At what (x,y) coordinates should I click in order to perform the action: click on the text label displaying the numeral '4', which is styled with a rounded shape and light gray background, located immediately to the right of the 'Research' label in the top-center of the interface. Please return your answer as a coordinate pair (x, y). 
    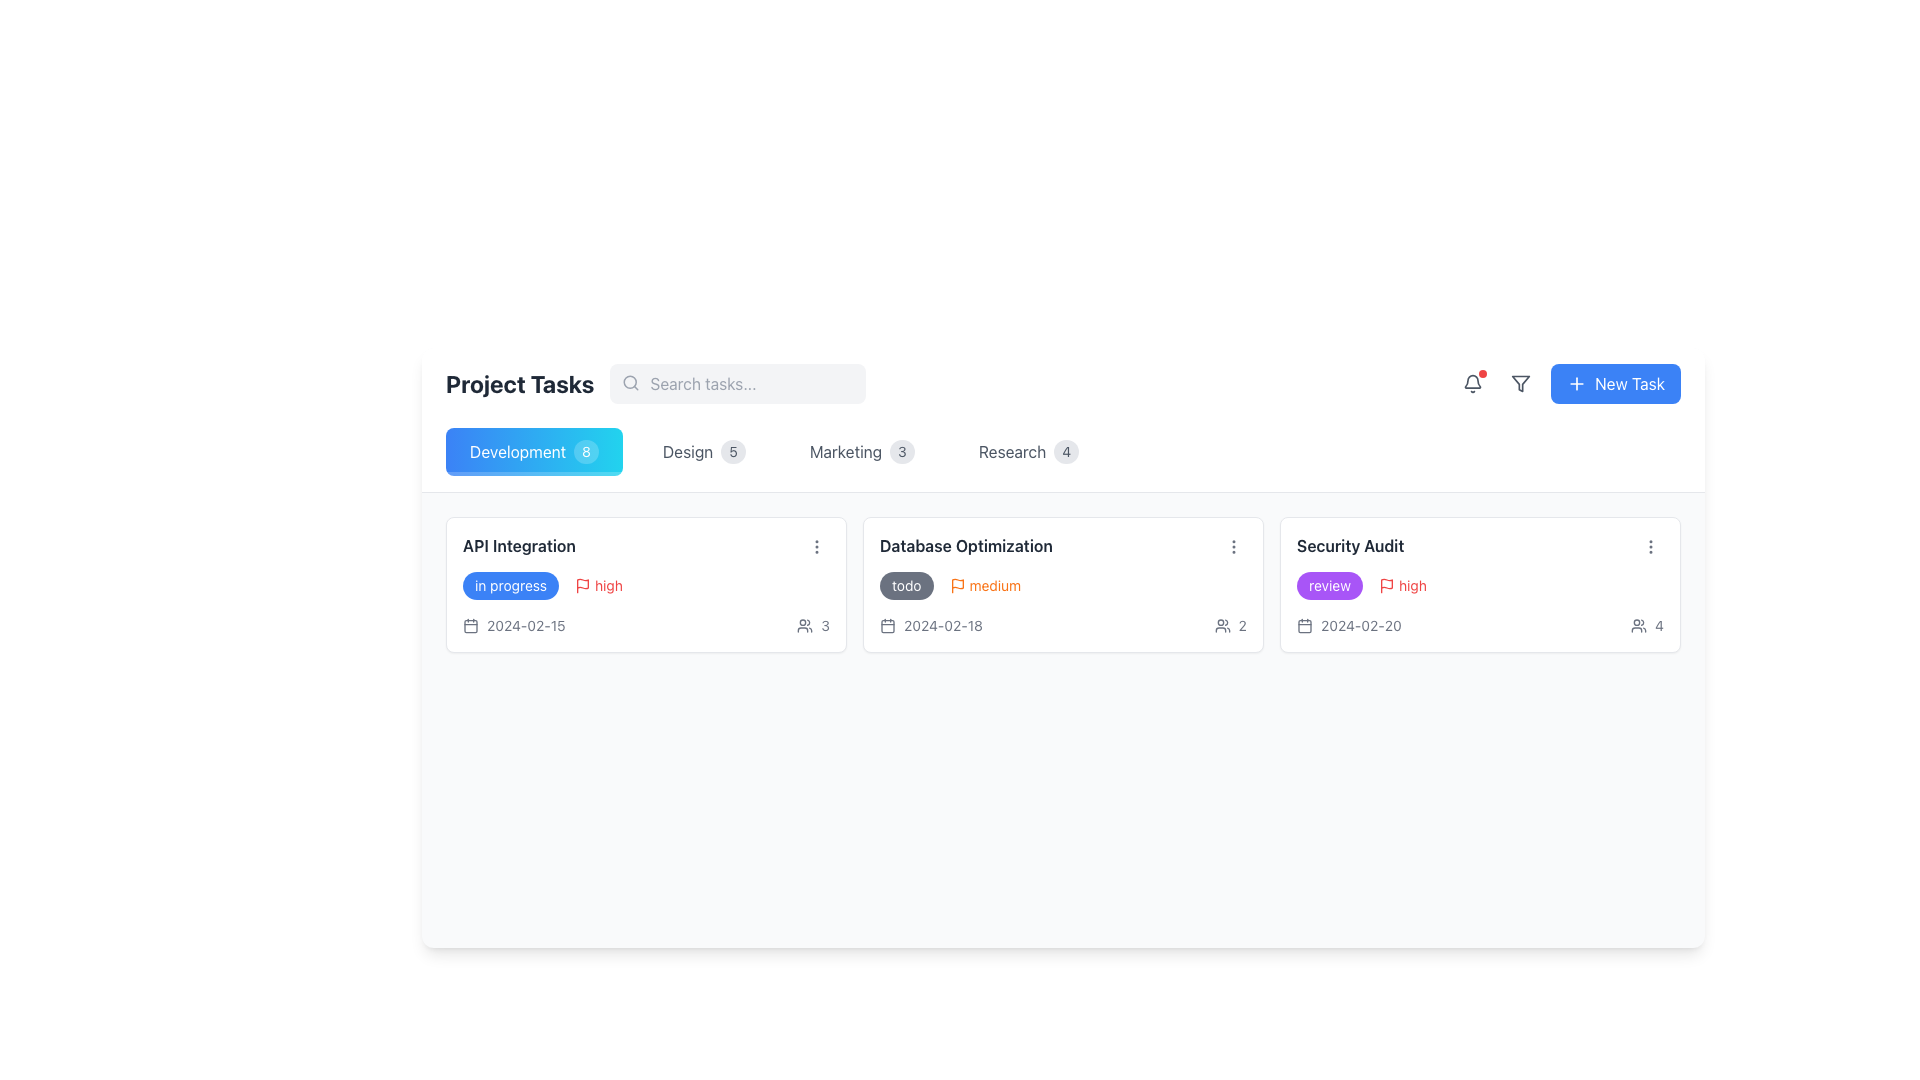
    Looking at the image, I should click on (1065, 451).